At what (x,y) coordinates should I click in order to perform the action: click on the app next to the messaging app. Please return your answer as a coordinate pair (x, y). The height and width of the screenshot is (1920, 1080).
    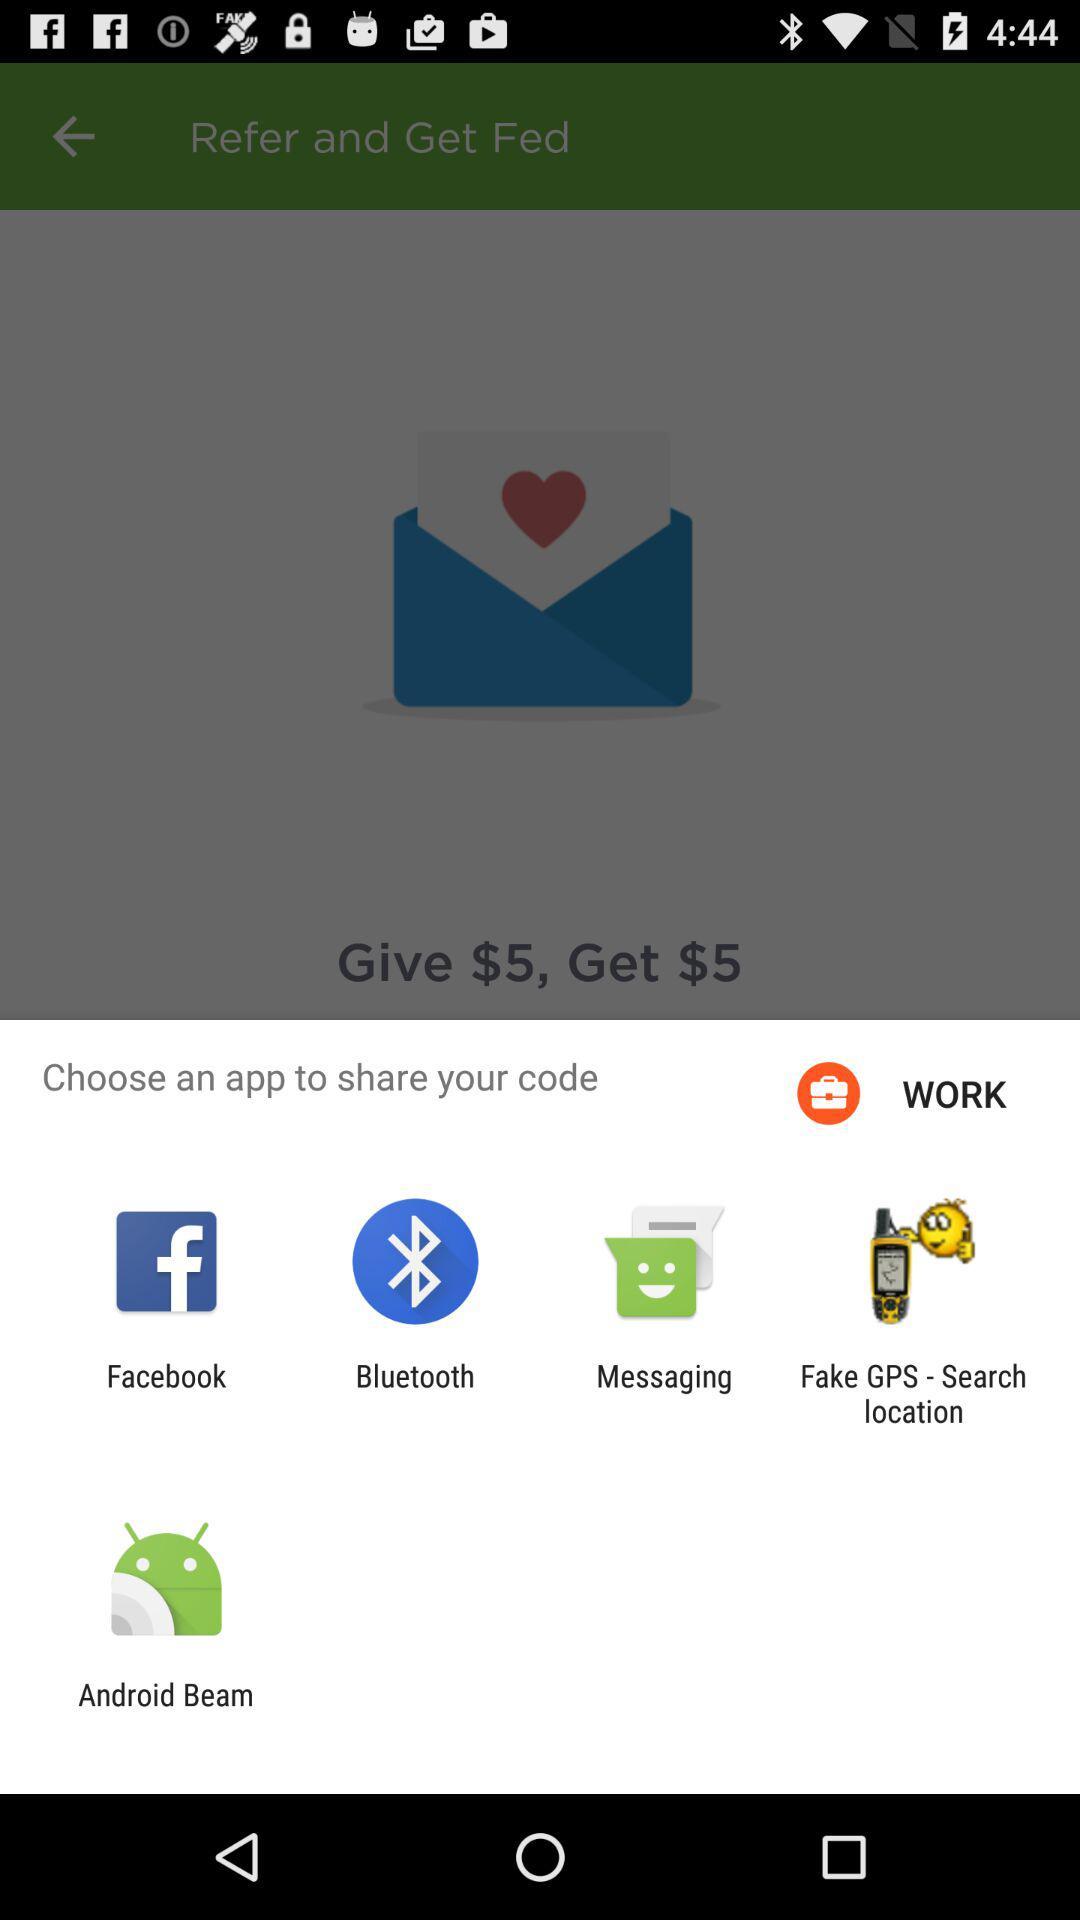
    Looking at the image, I should click on (913, 1392).